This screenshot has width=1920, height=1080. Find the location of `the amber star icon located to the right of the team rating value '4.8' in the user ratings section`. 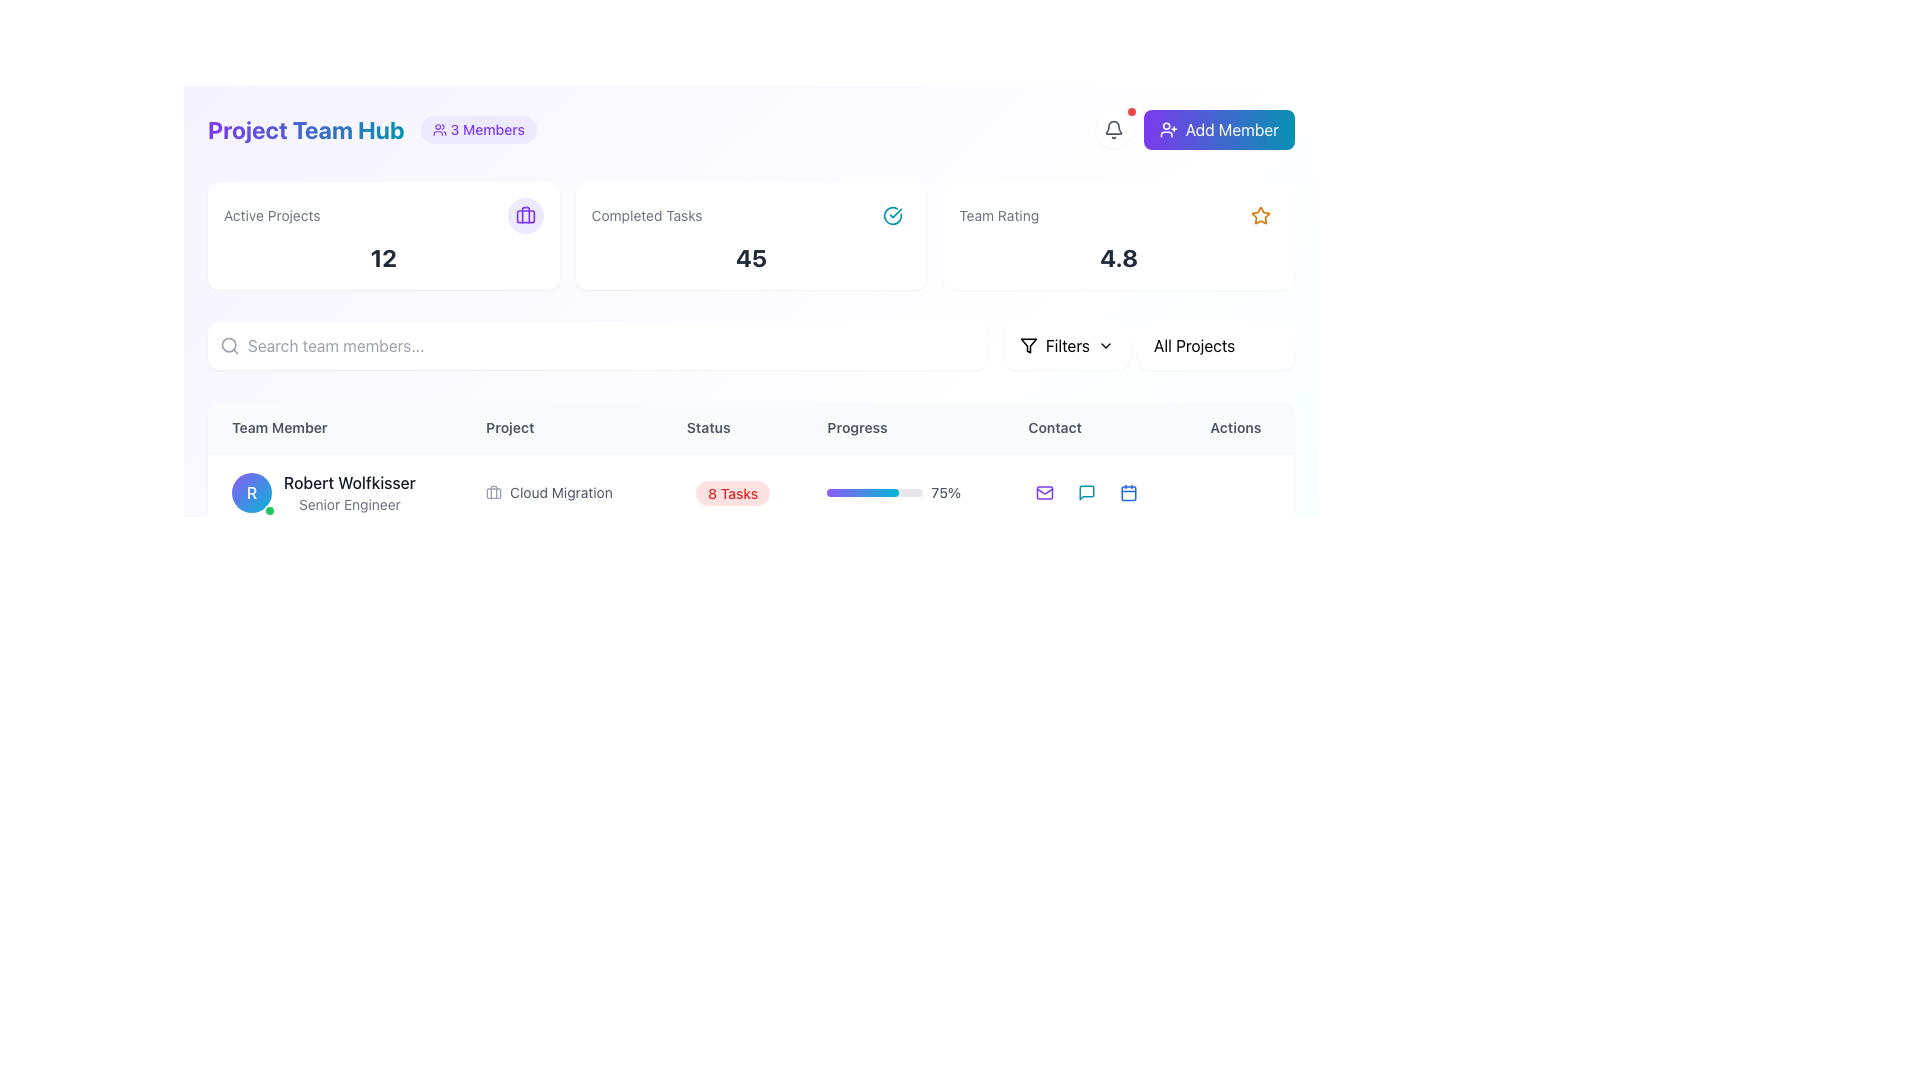

the amber star icon located to the right of the team rating value '4.8' in the user ratings section is located at coordinates (1260, 215).